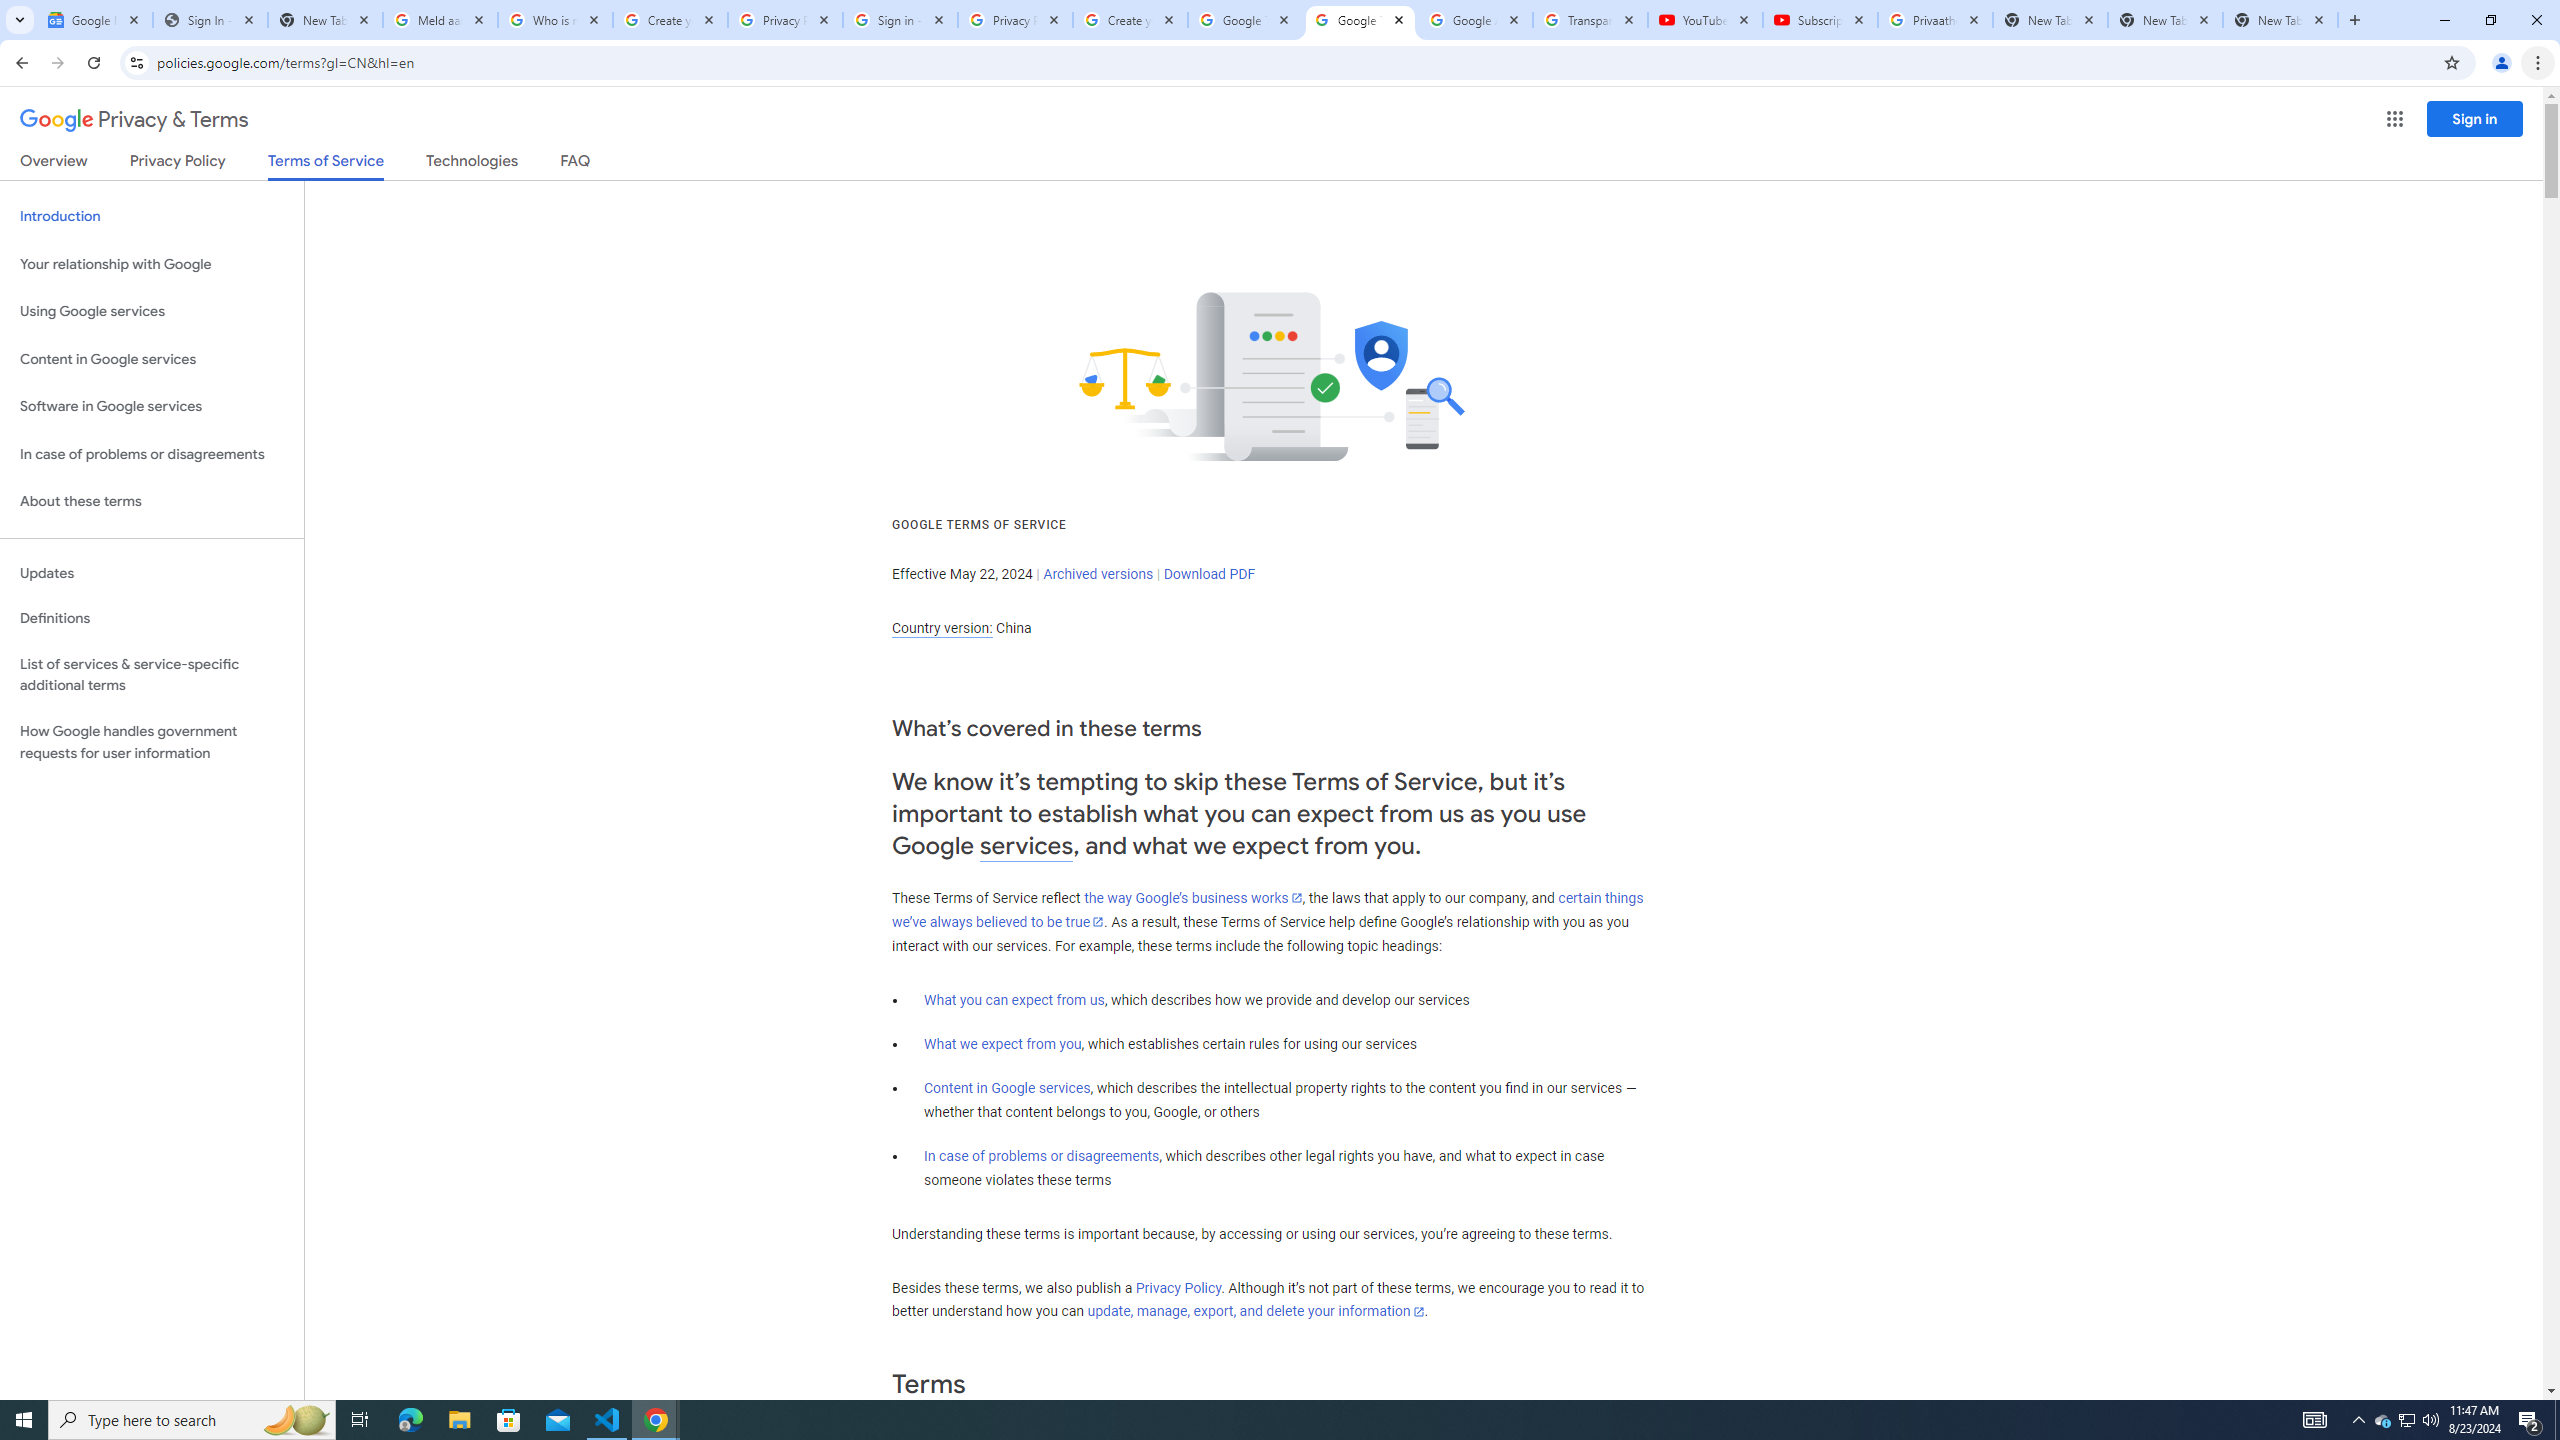  What do you see at coordinates (554, 19) in the screenshot?
I see `'Who is my administrator? - Google Account Help'` at bounding box center [554, 19].